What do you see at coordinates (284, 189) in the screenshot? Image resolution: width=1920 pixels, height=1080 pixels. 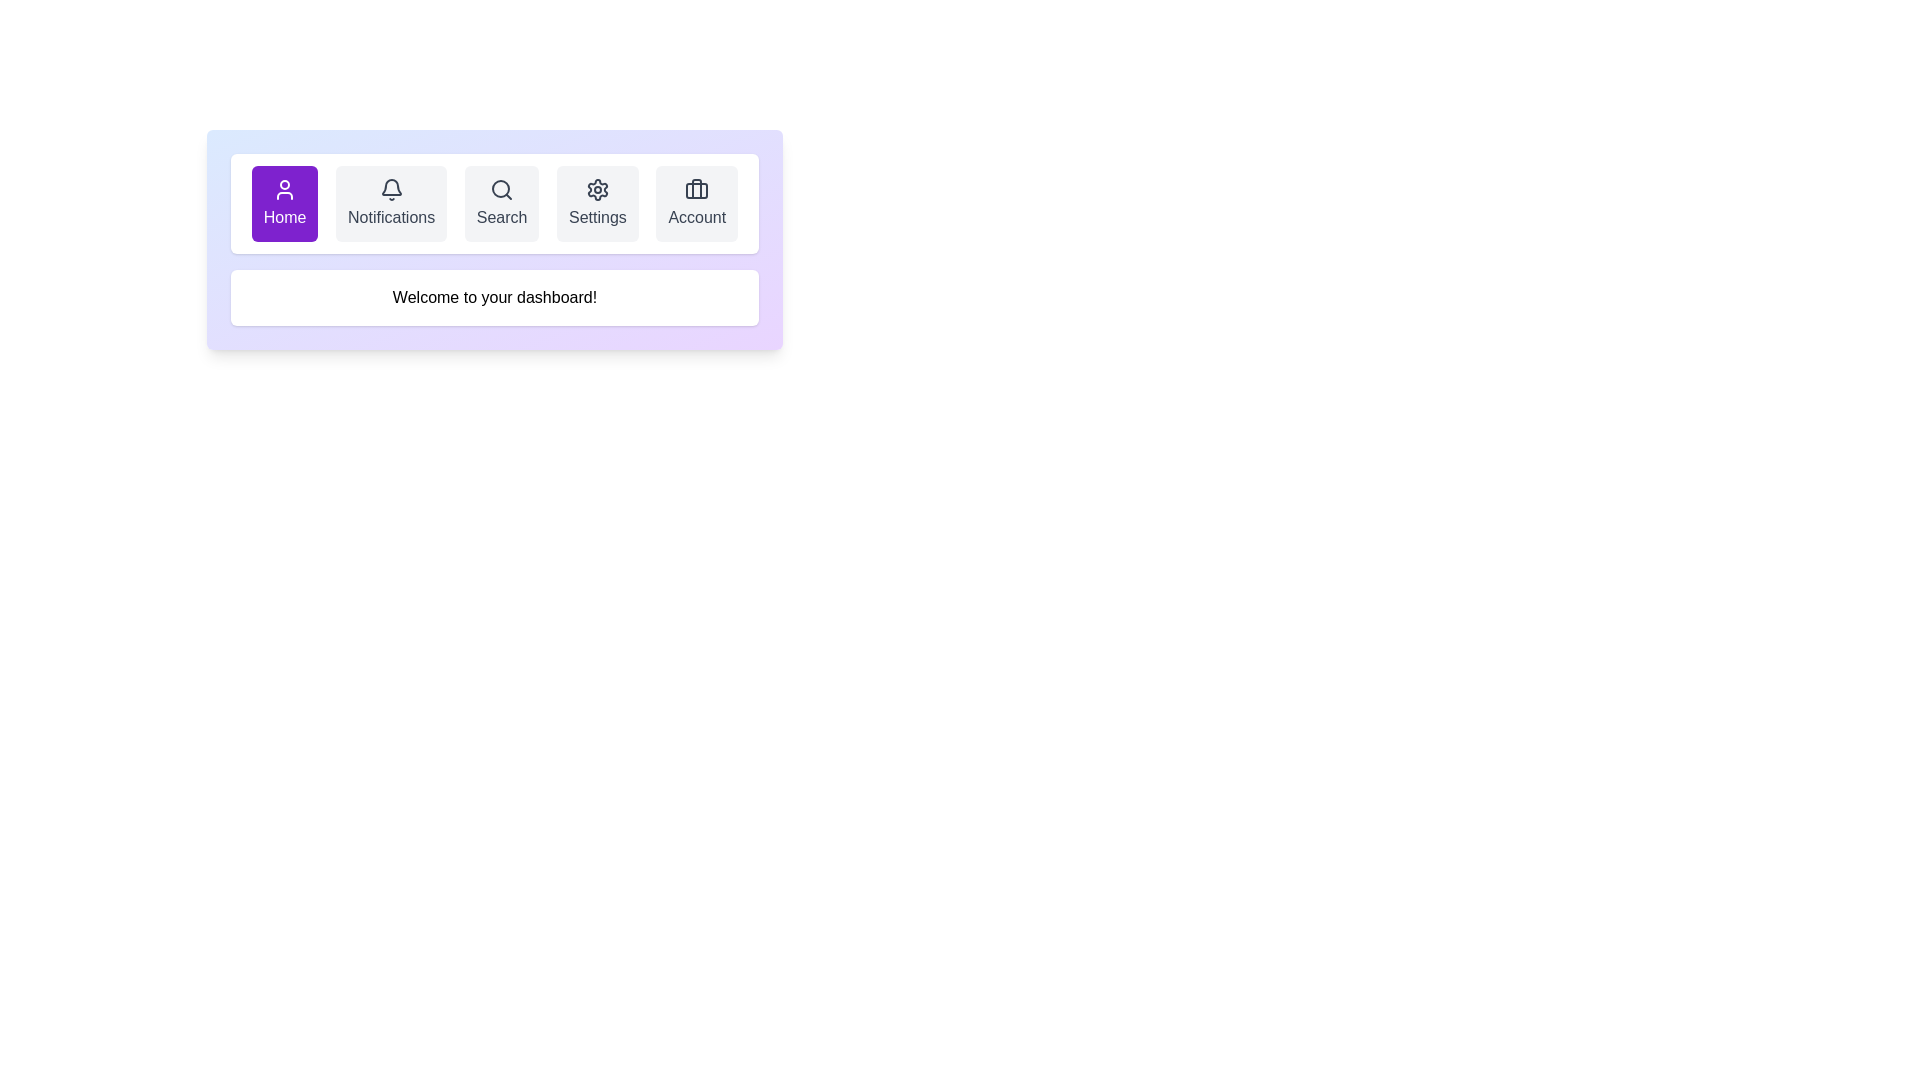 I see `the user SVG icon located in the first button of the horizontal navigation menu, which is styled with a white stroke against a purple background and positioned above the 'Home' text` at bounding box center [284, 189].